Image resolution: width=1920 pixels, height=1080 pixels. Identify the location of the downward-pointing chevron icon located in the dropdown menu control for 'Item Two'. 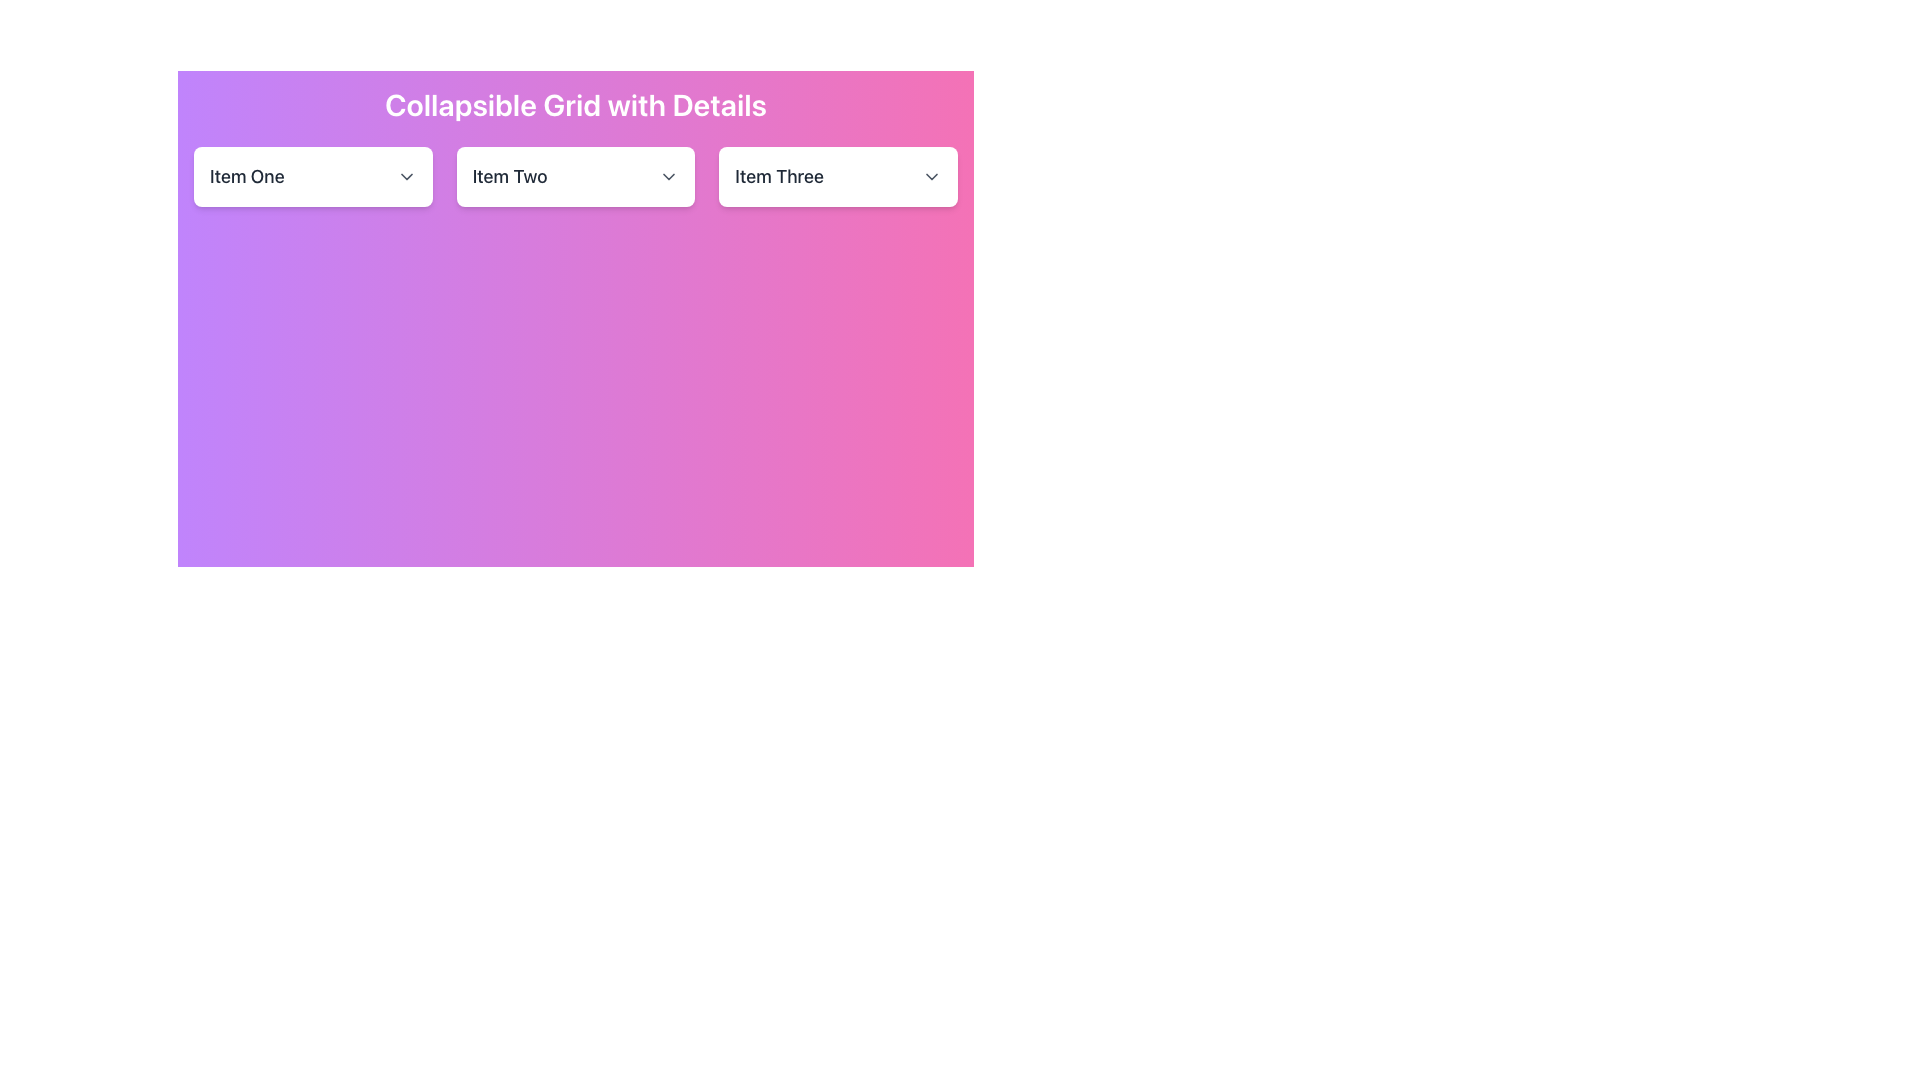
(669, 176).